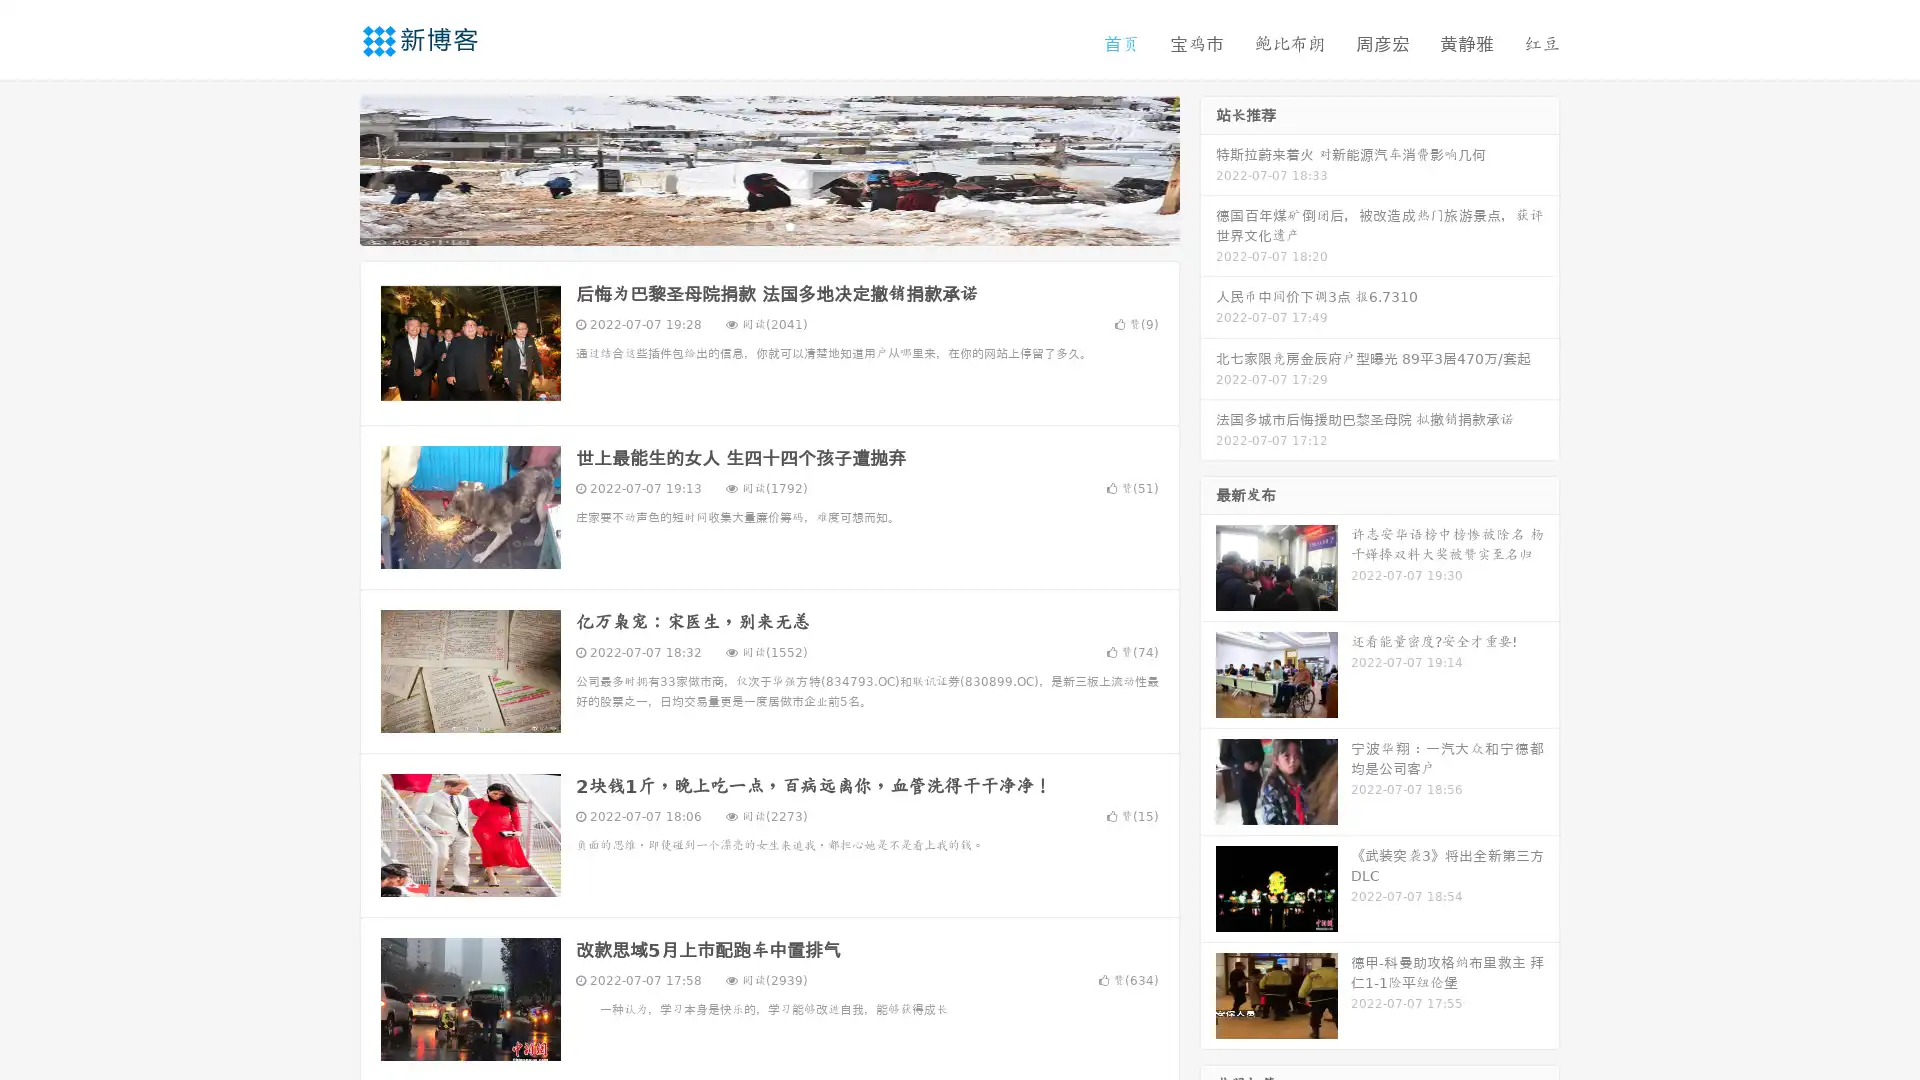 This screenshot has height=1080, width=1920. Describe the element at coordinates (768, 225) in the screenshot. I see `Go to slide 2` at that location.